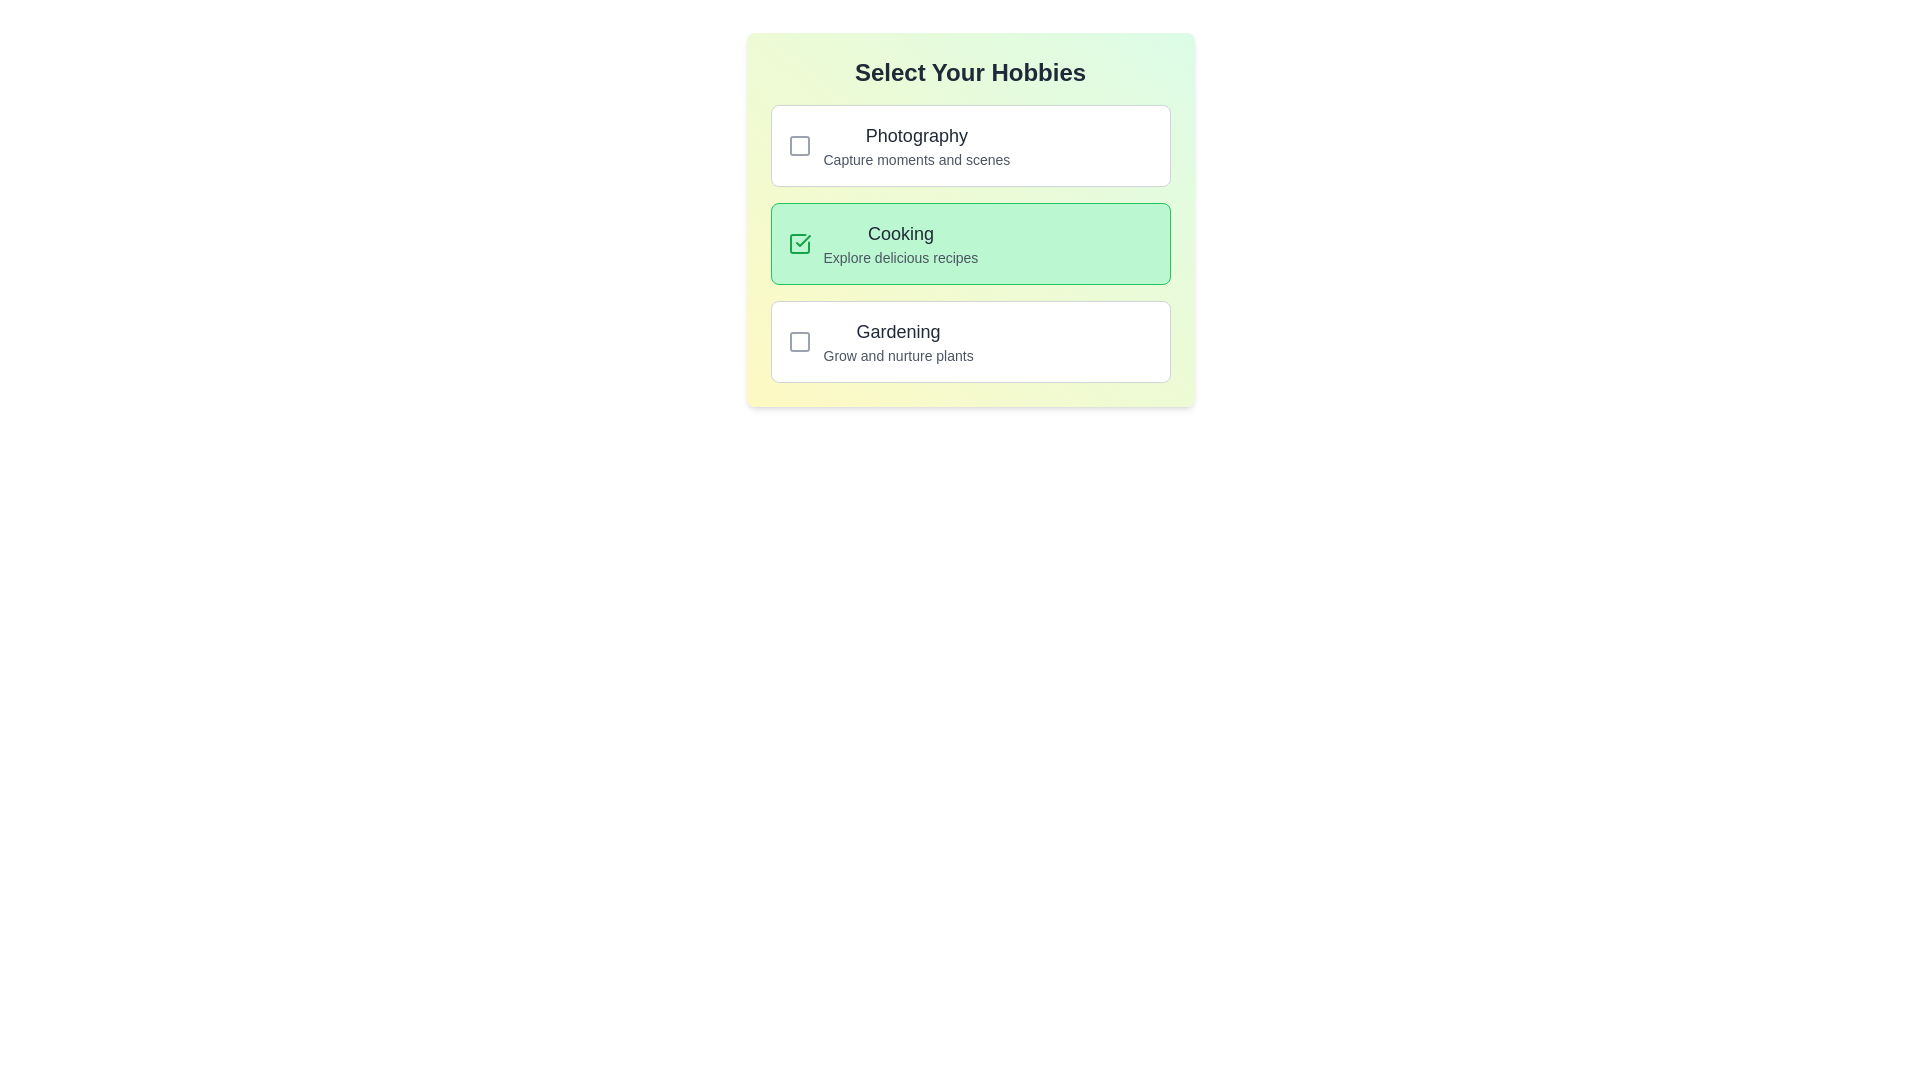 This screenshot has width=1920, height=1080. Describe the element at coordinates (897, 330) in the screenshot. I see `the text label that serves as the heading for the third option in the 'Select Your Hobbies' list` at that location.